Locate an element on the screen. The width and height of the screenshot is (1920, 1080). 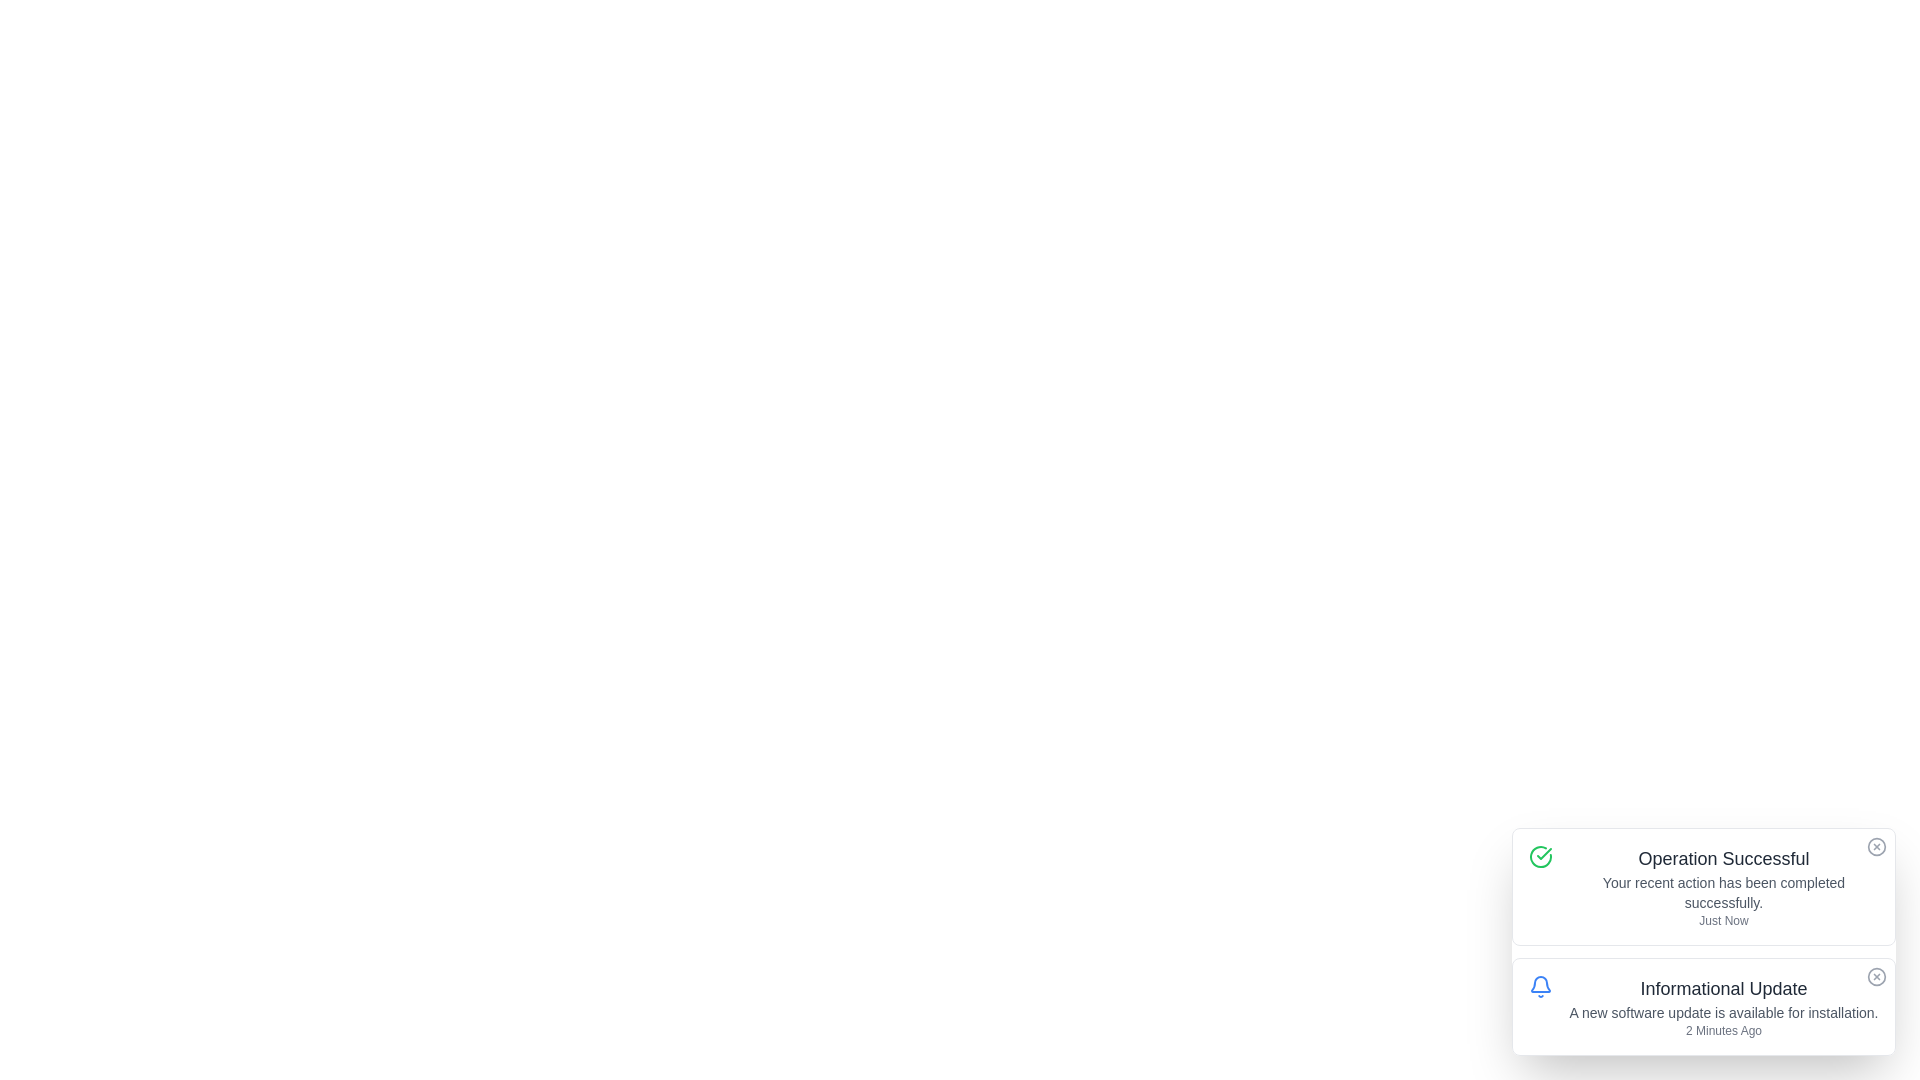
the notification title to read: Informational Update is located at coordinates (1722, 987).